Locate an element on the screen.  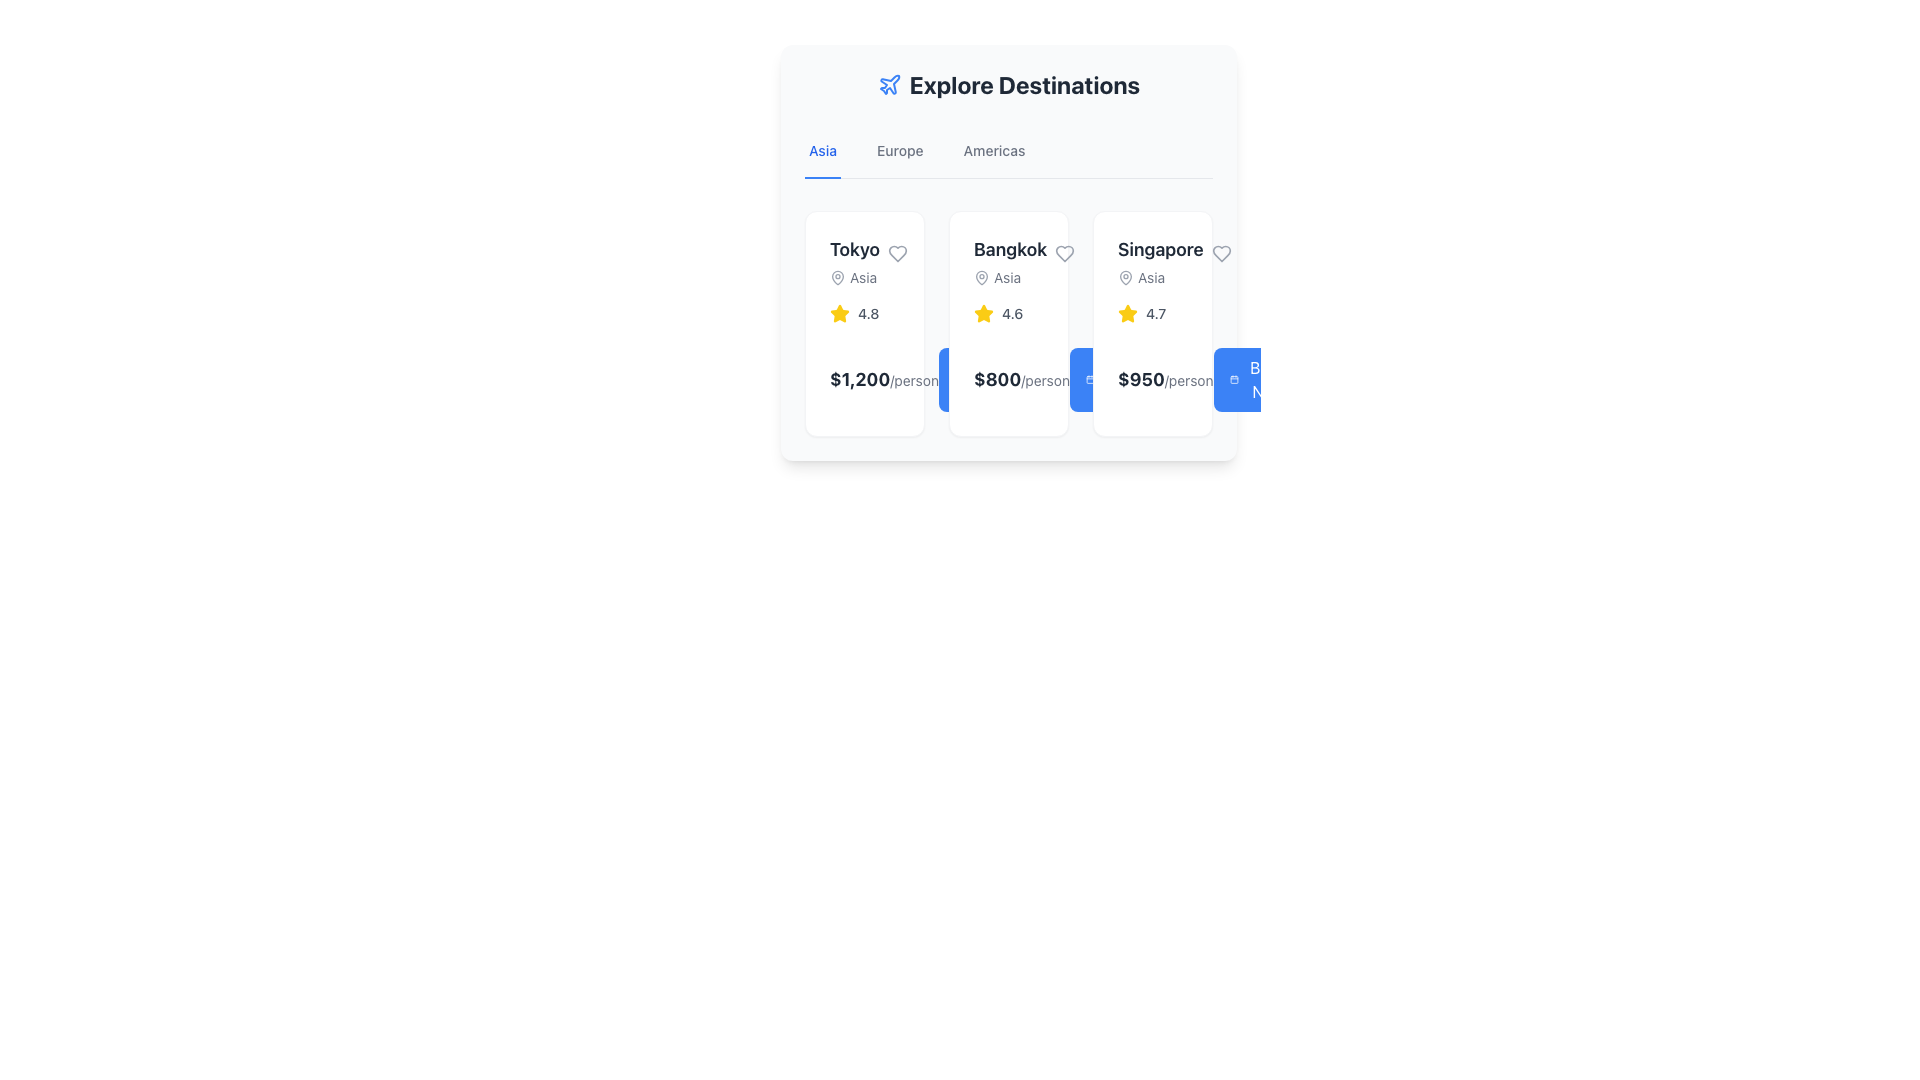
rating value displayed in the Rating Indicator located in the top section of the 'Tokyo' card, slightly to the right below the card's title area is located at coordinates (864, 313).